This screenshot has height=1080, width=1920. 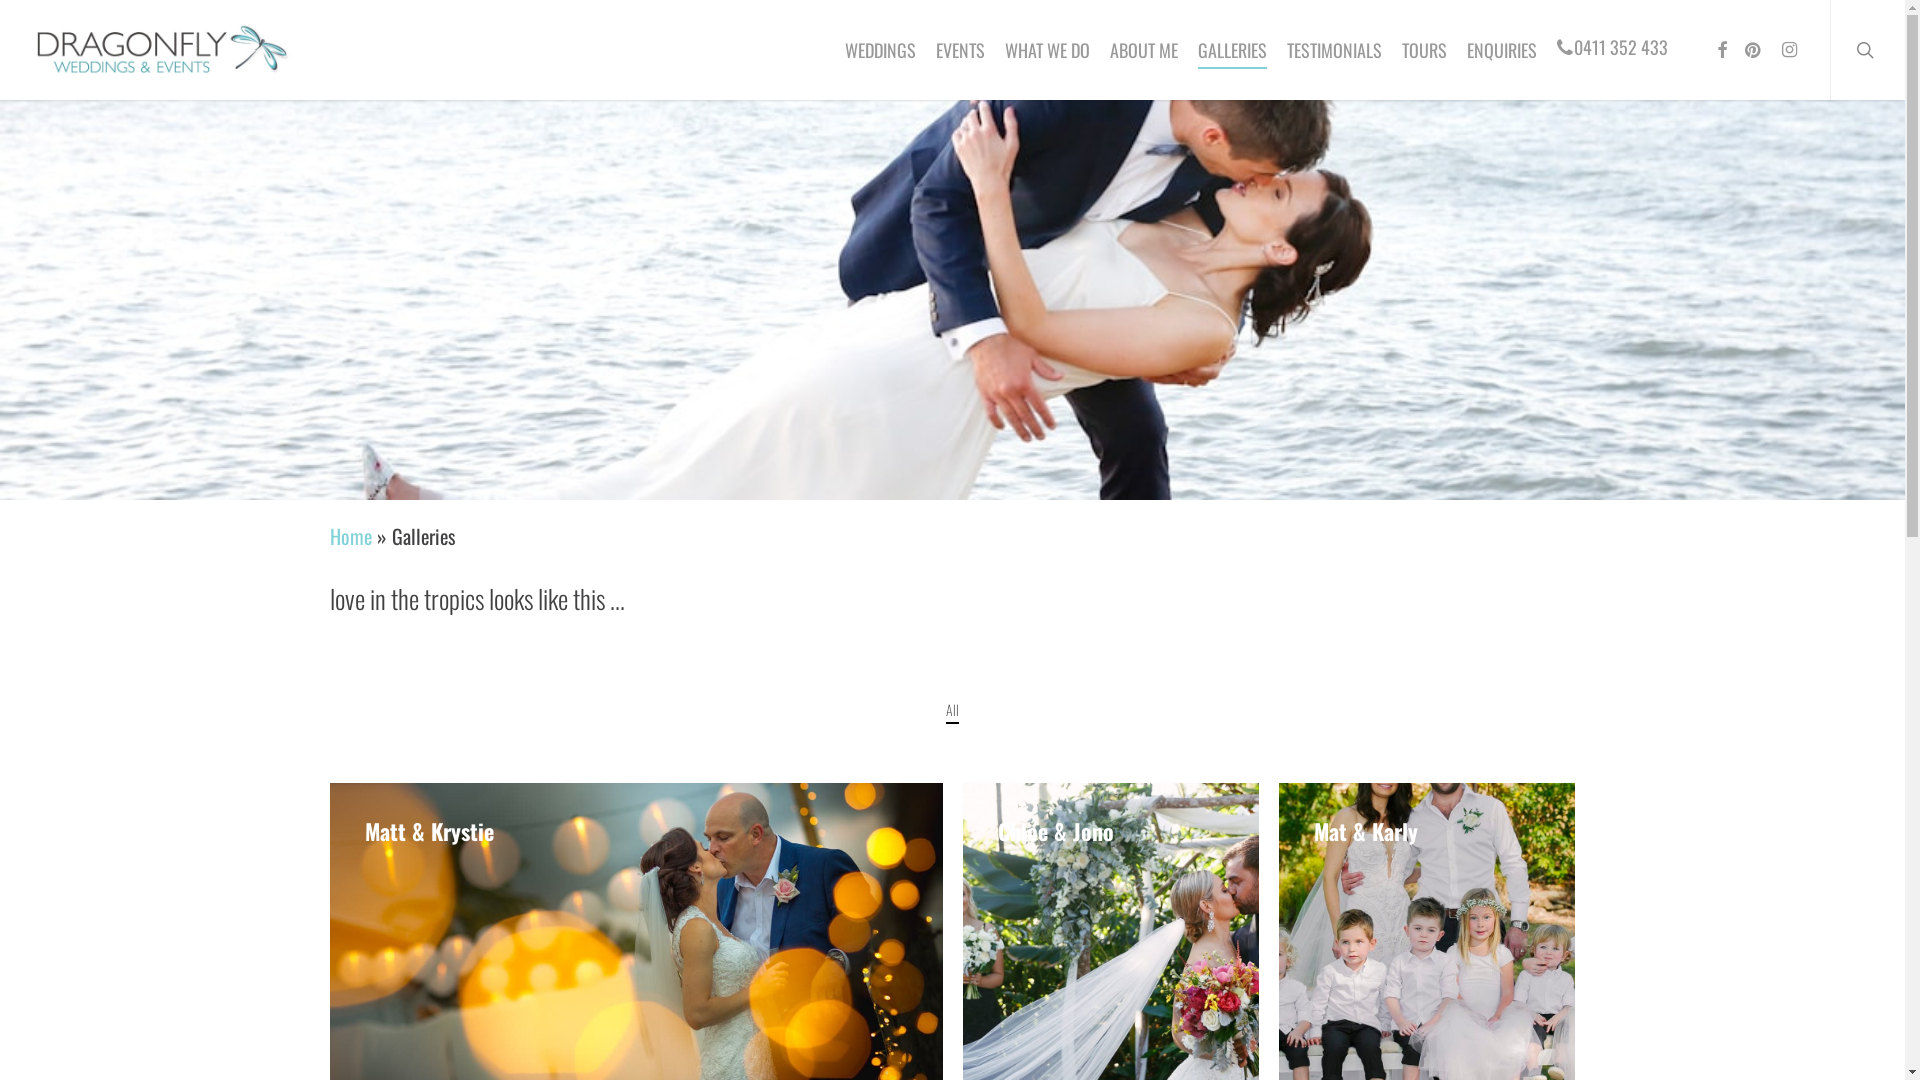 What do you see at coordinates (1286, 49) in the screenshot?
I see `'TESTIMONIALS'` at bounding box center [1286, 49].